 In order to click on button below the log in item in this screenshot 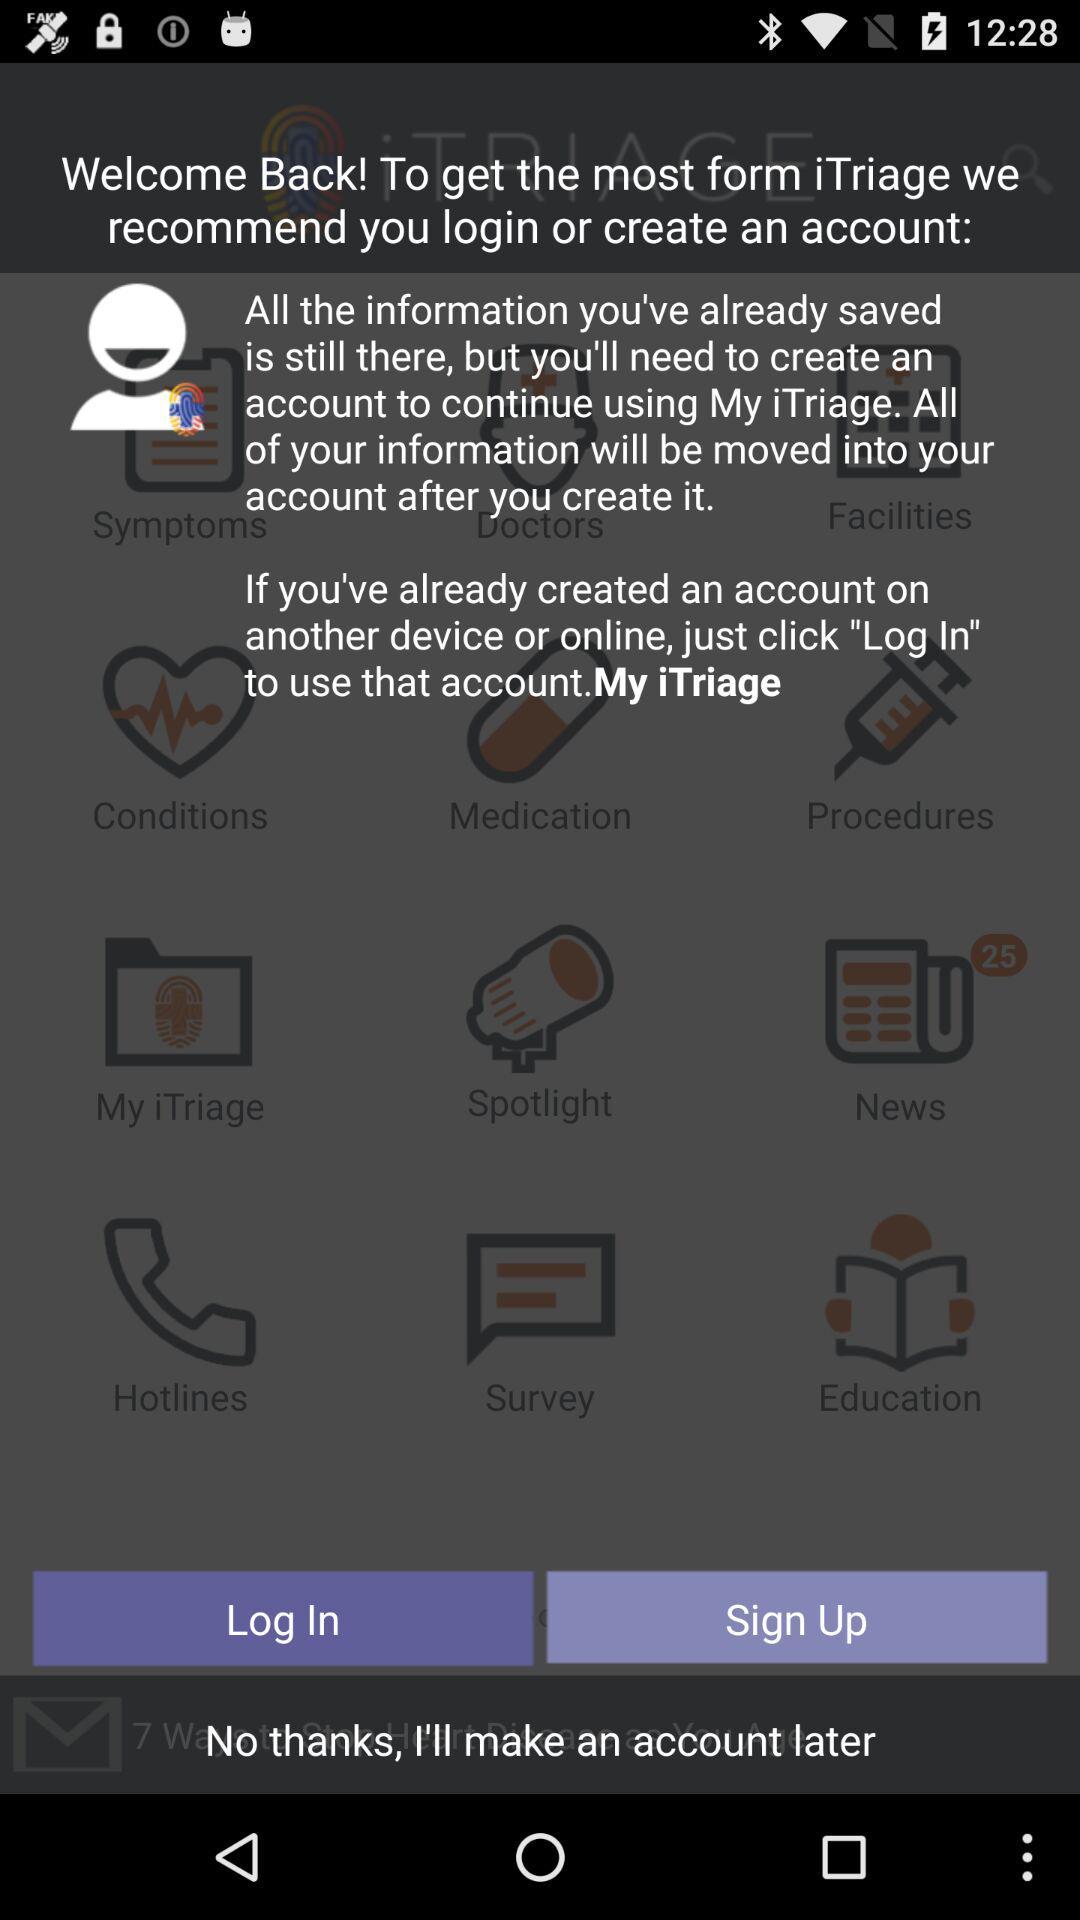, I will do `click(540, 1744)`.